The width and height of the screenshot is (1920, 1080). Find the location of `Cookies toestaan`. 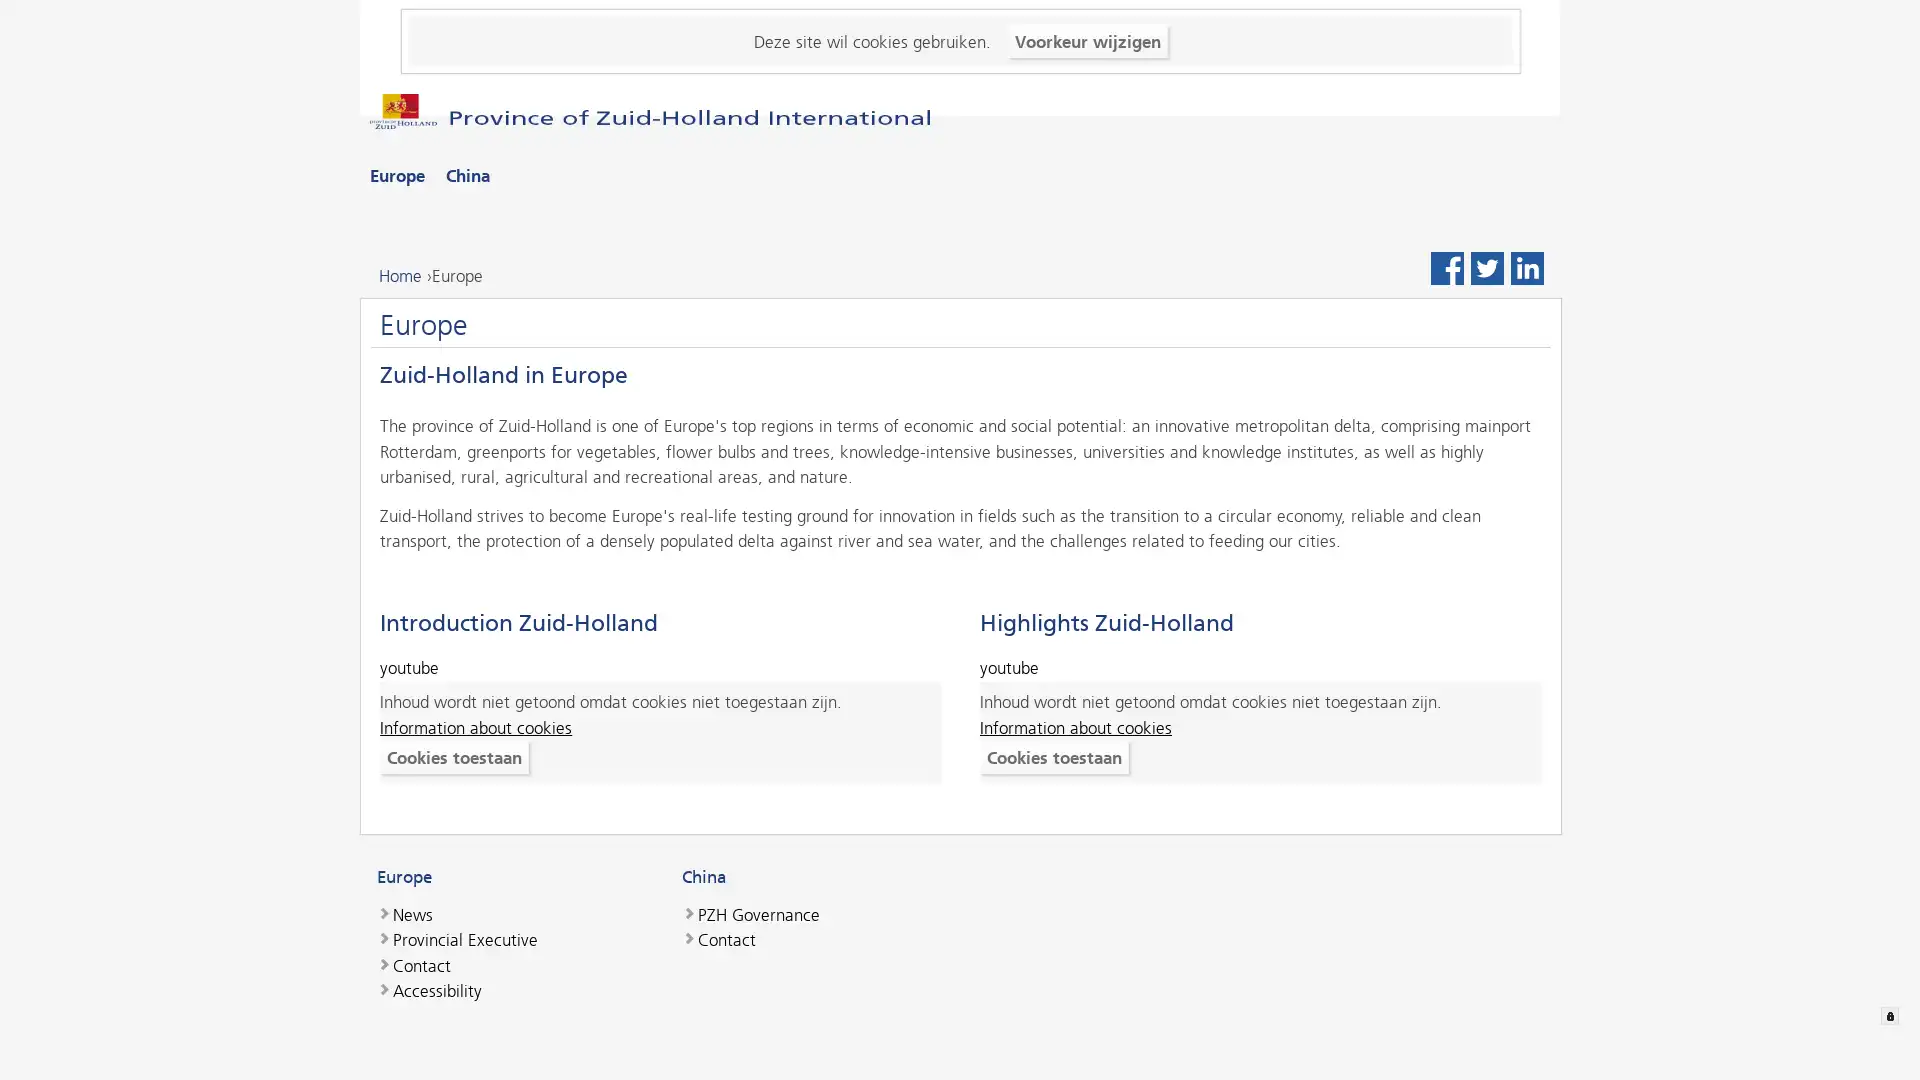

Cookies toestaan is located at coordinates (1052, 757).